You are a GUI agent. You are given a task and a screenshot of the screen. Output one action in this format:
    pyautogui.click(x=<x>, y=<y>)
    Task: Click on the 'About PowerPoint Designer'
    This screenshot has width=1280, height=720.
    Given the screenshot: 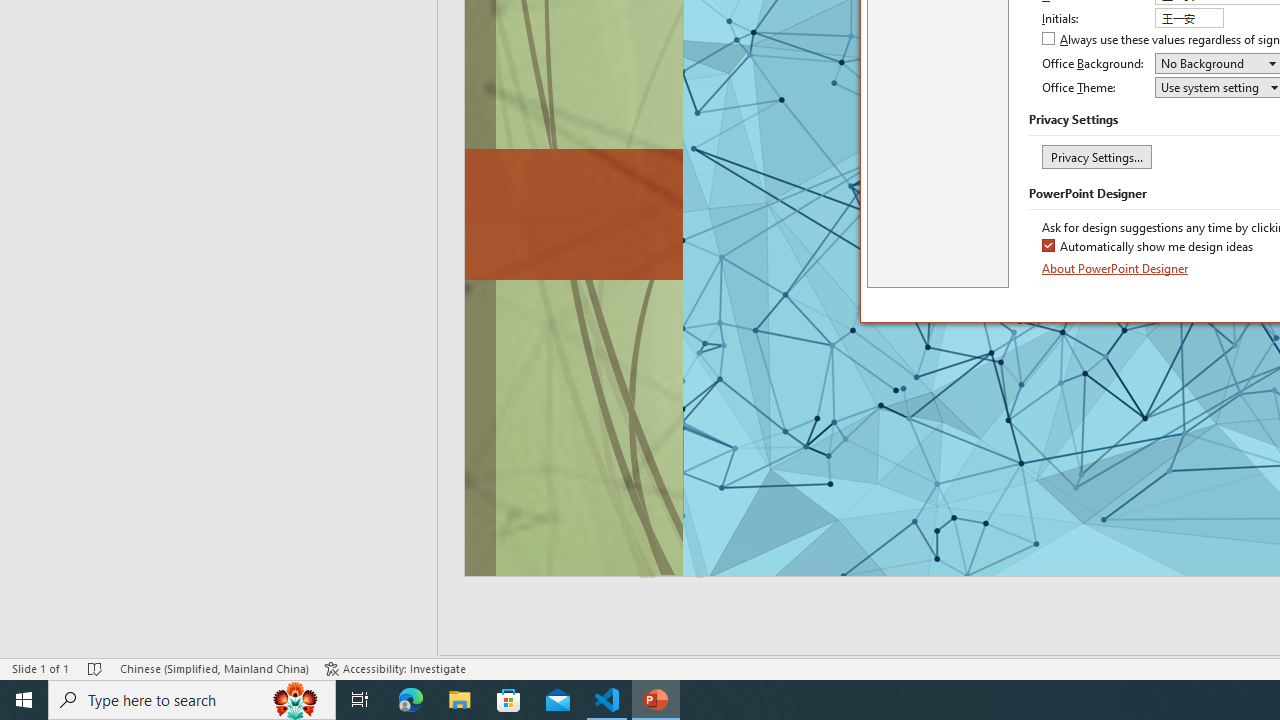 What is the action you would take?
    pyautogui.click(x=1115, y=267)
    